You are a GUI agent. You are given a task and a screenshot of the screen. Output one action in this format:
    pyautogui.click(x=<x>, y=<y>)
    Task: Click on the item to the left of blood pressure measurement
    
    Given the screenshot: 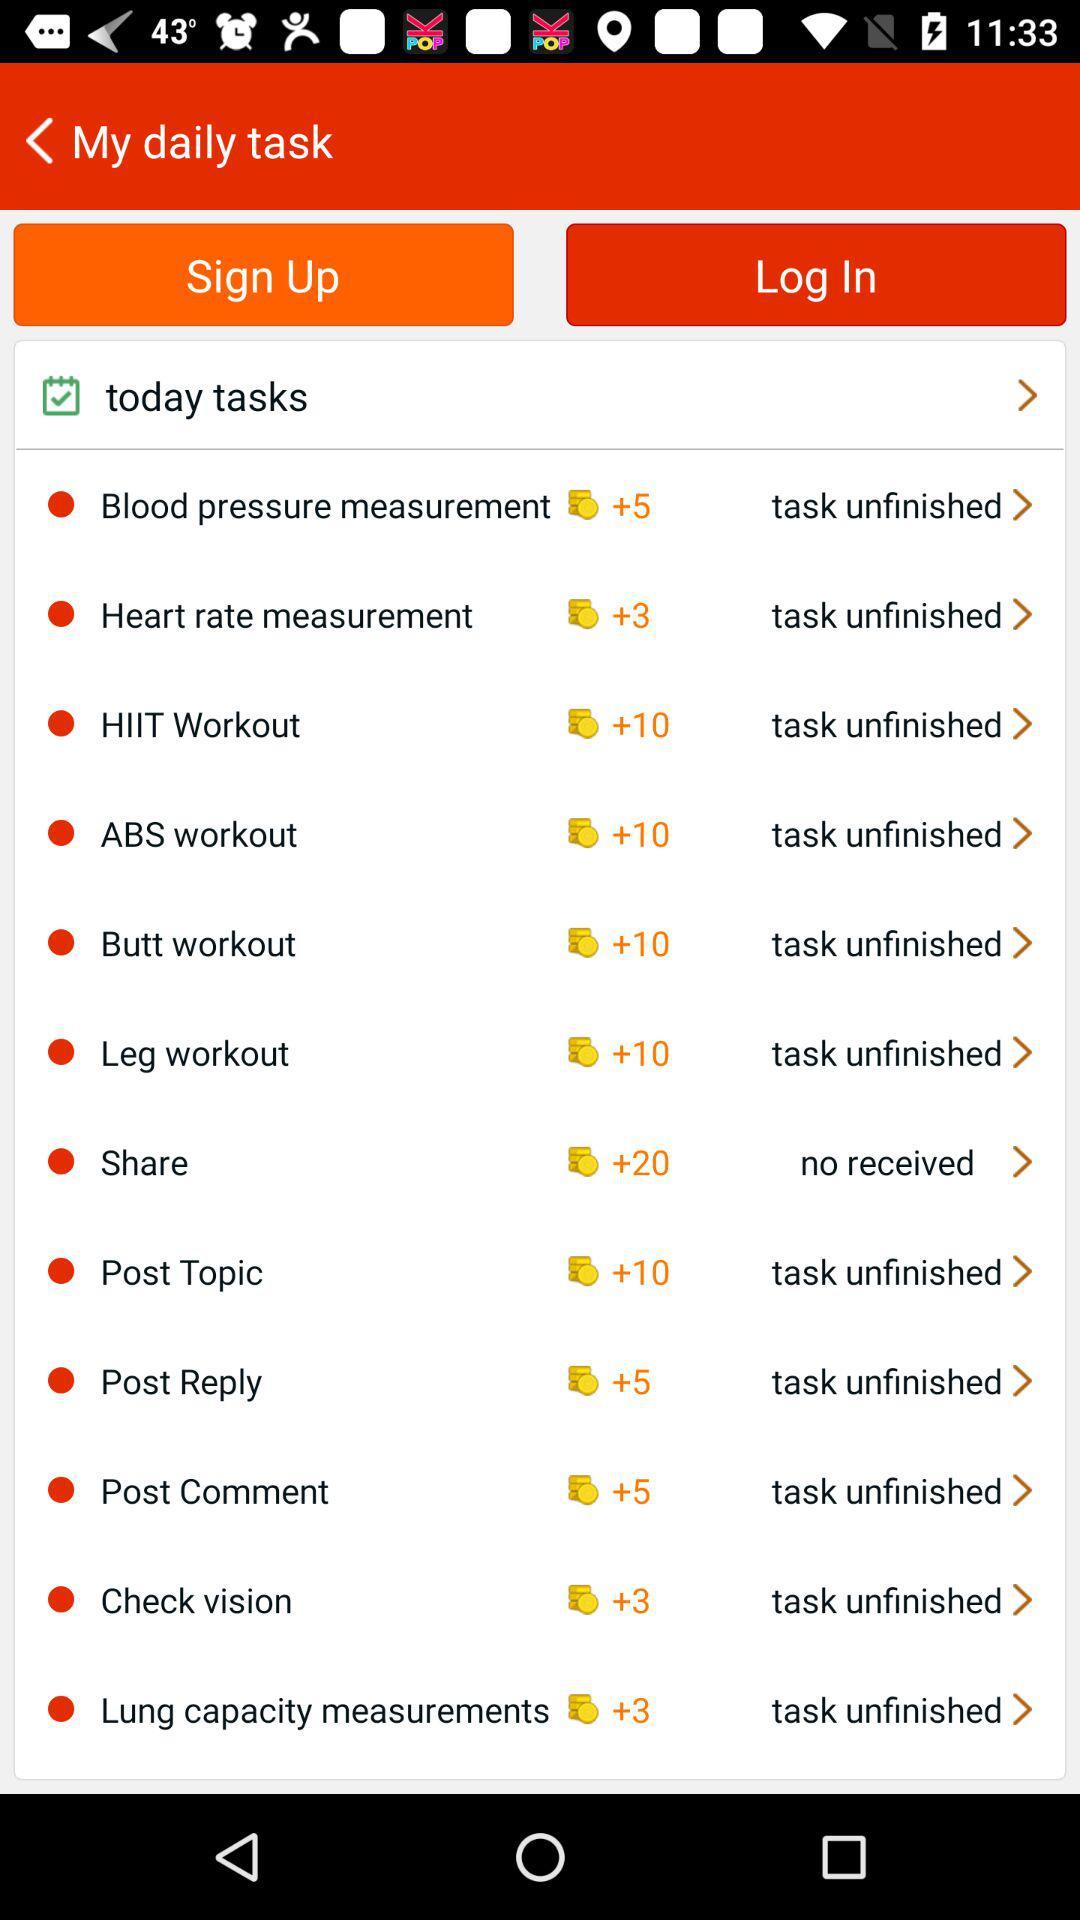 What is the action you would take?
    pyautogui.click(x=60, y=504)
    